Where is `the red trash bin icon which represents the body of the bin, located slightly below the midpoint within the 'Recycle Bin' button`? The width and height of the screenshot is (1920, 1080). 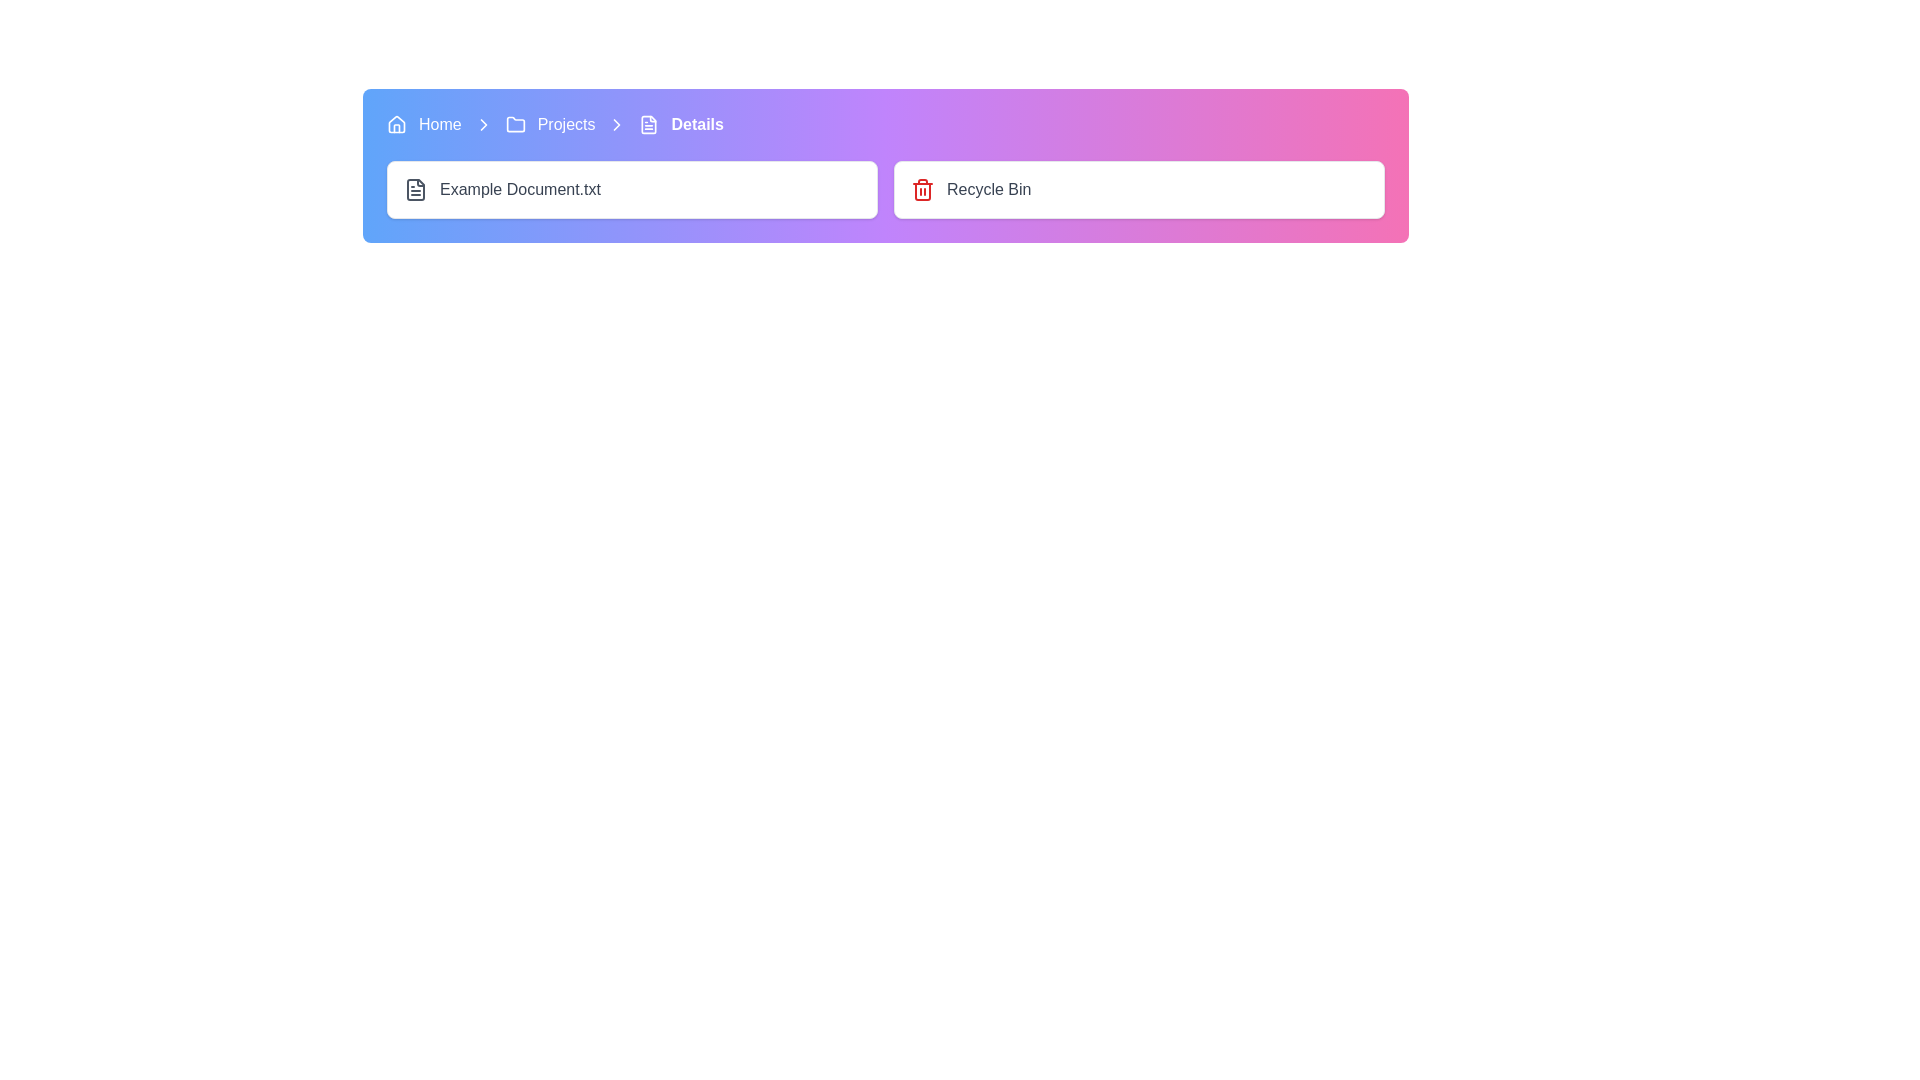
the red trash bin icon which represents the body of the bin, located slightly below the midpoint within the 'Recycle Bin' button is located at coordinates (921, 192).